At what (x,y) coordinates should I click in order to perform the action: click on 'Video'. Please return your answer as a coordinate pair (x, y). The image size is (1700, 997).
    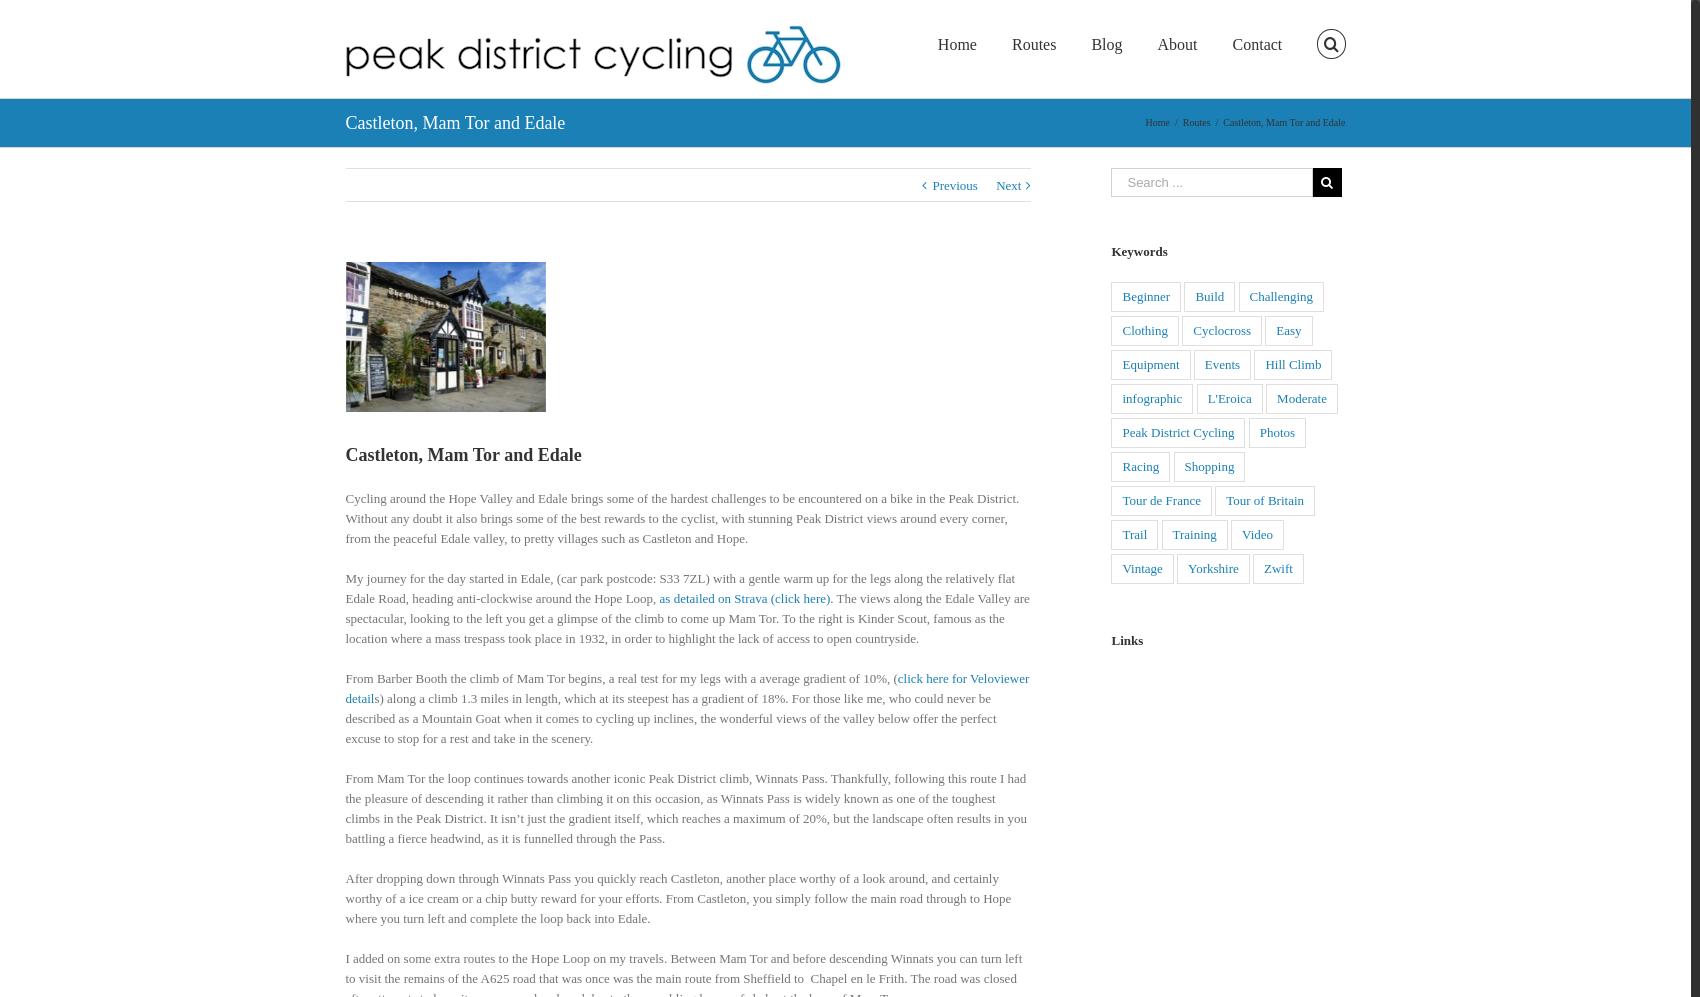
    Looking at the image, I should click on (1256, 533).